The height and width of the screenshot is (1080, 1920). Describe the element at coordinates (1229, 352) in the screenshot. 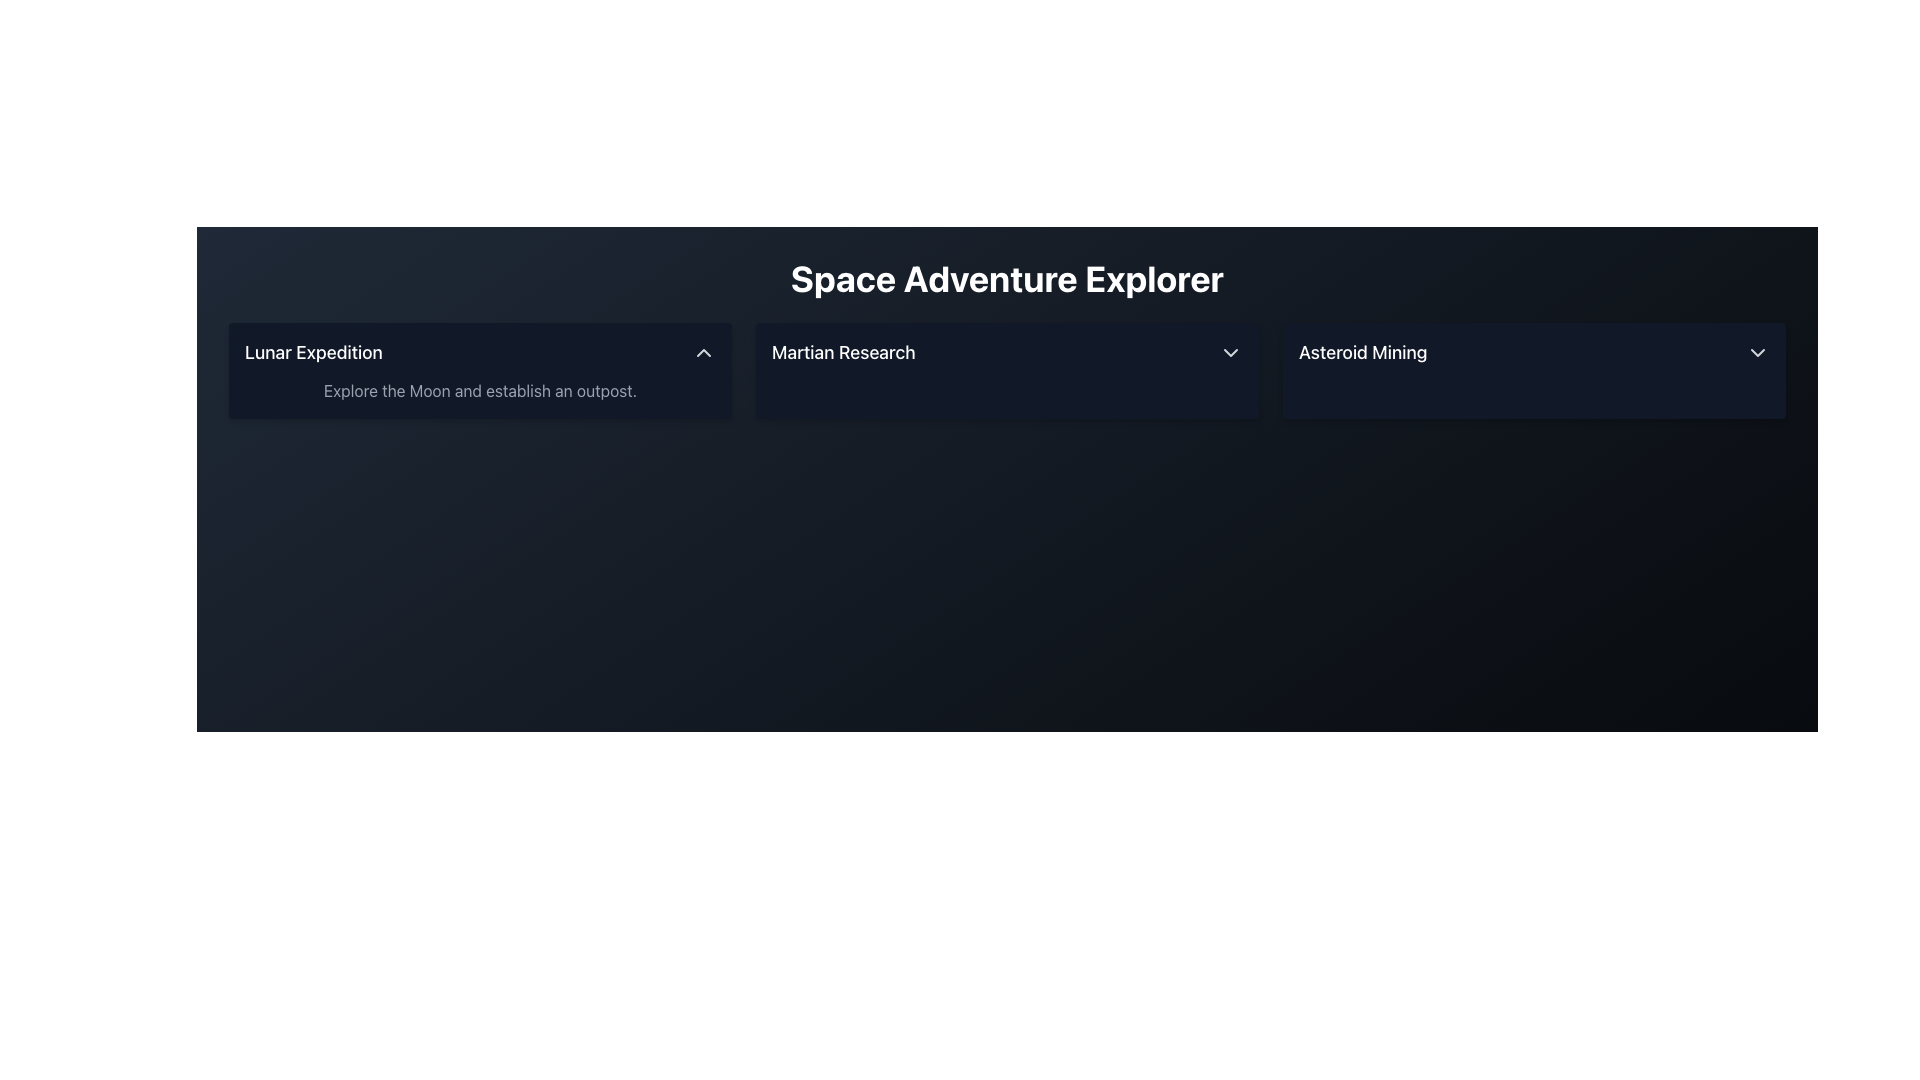

I see `the Dropdown indicator on the far-right side of the 'Martian Research' section` at that location.